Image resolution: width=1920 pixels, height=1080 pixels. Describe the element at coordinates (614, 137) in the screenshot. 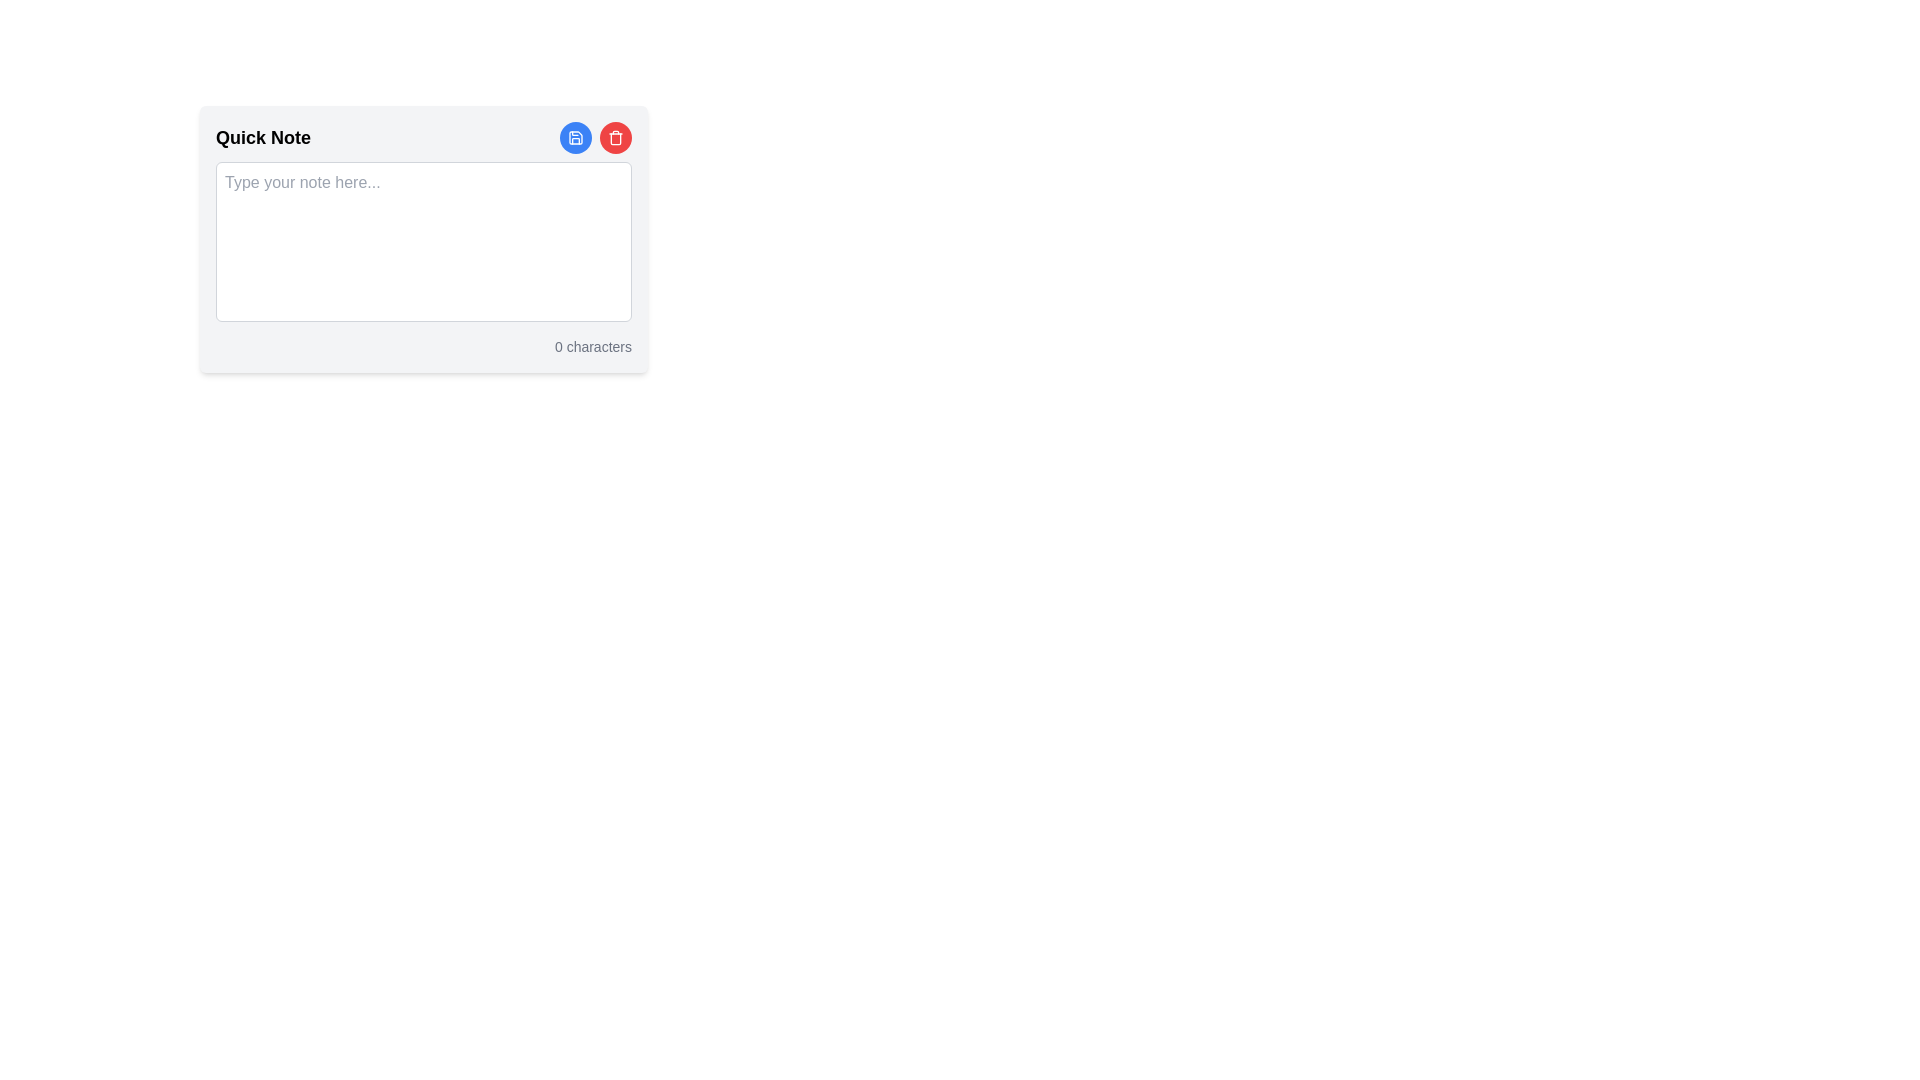

I see `the delete button located at the top-right corner of the 'Quick Note' widget interface` at that location.